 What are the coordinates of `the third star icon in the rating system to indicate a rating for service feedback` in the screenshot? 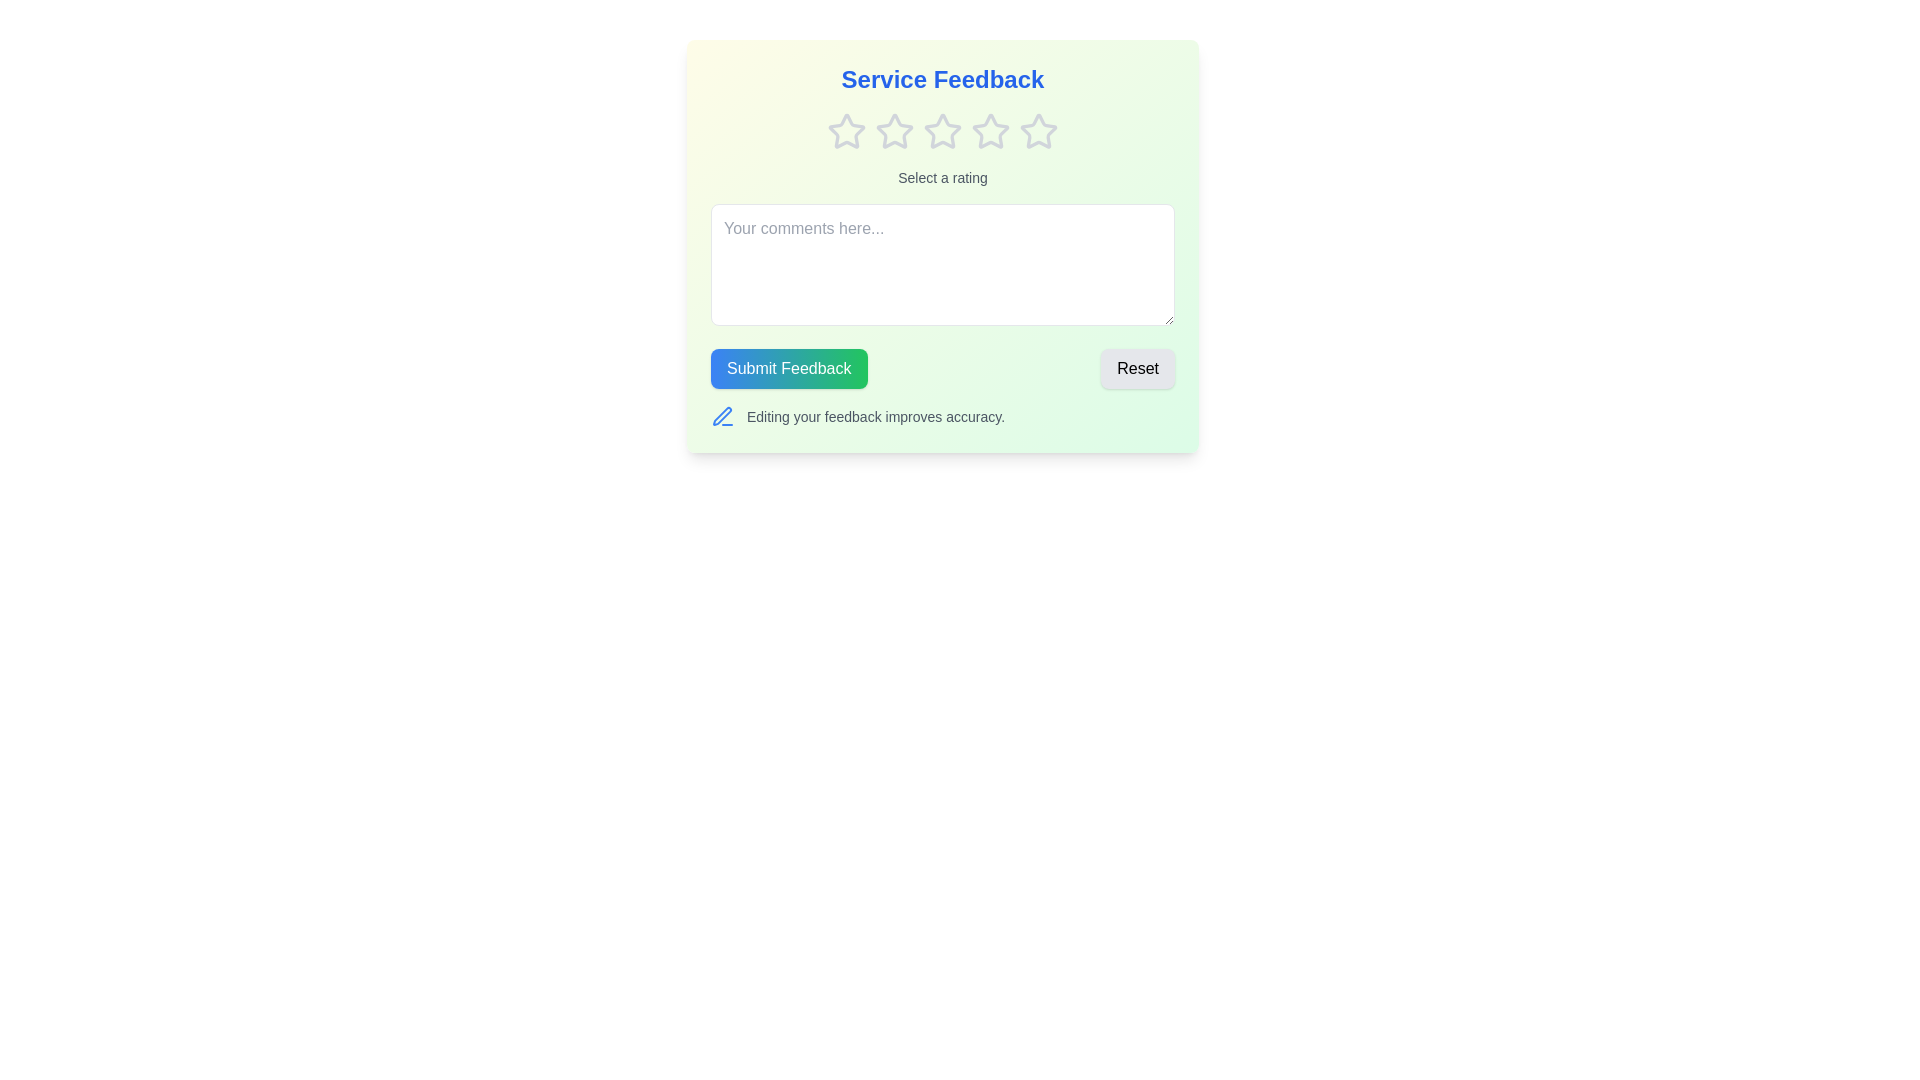 It's located at (893, 131).